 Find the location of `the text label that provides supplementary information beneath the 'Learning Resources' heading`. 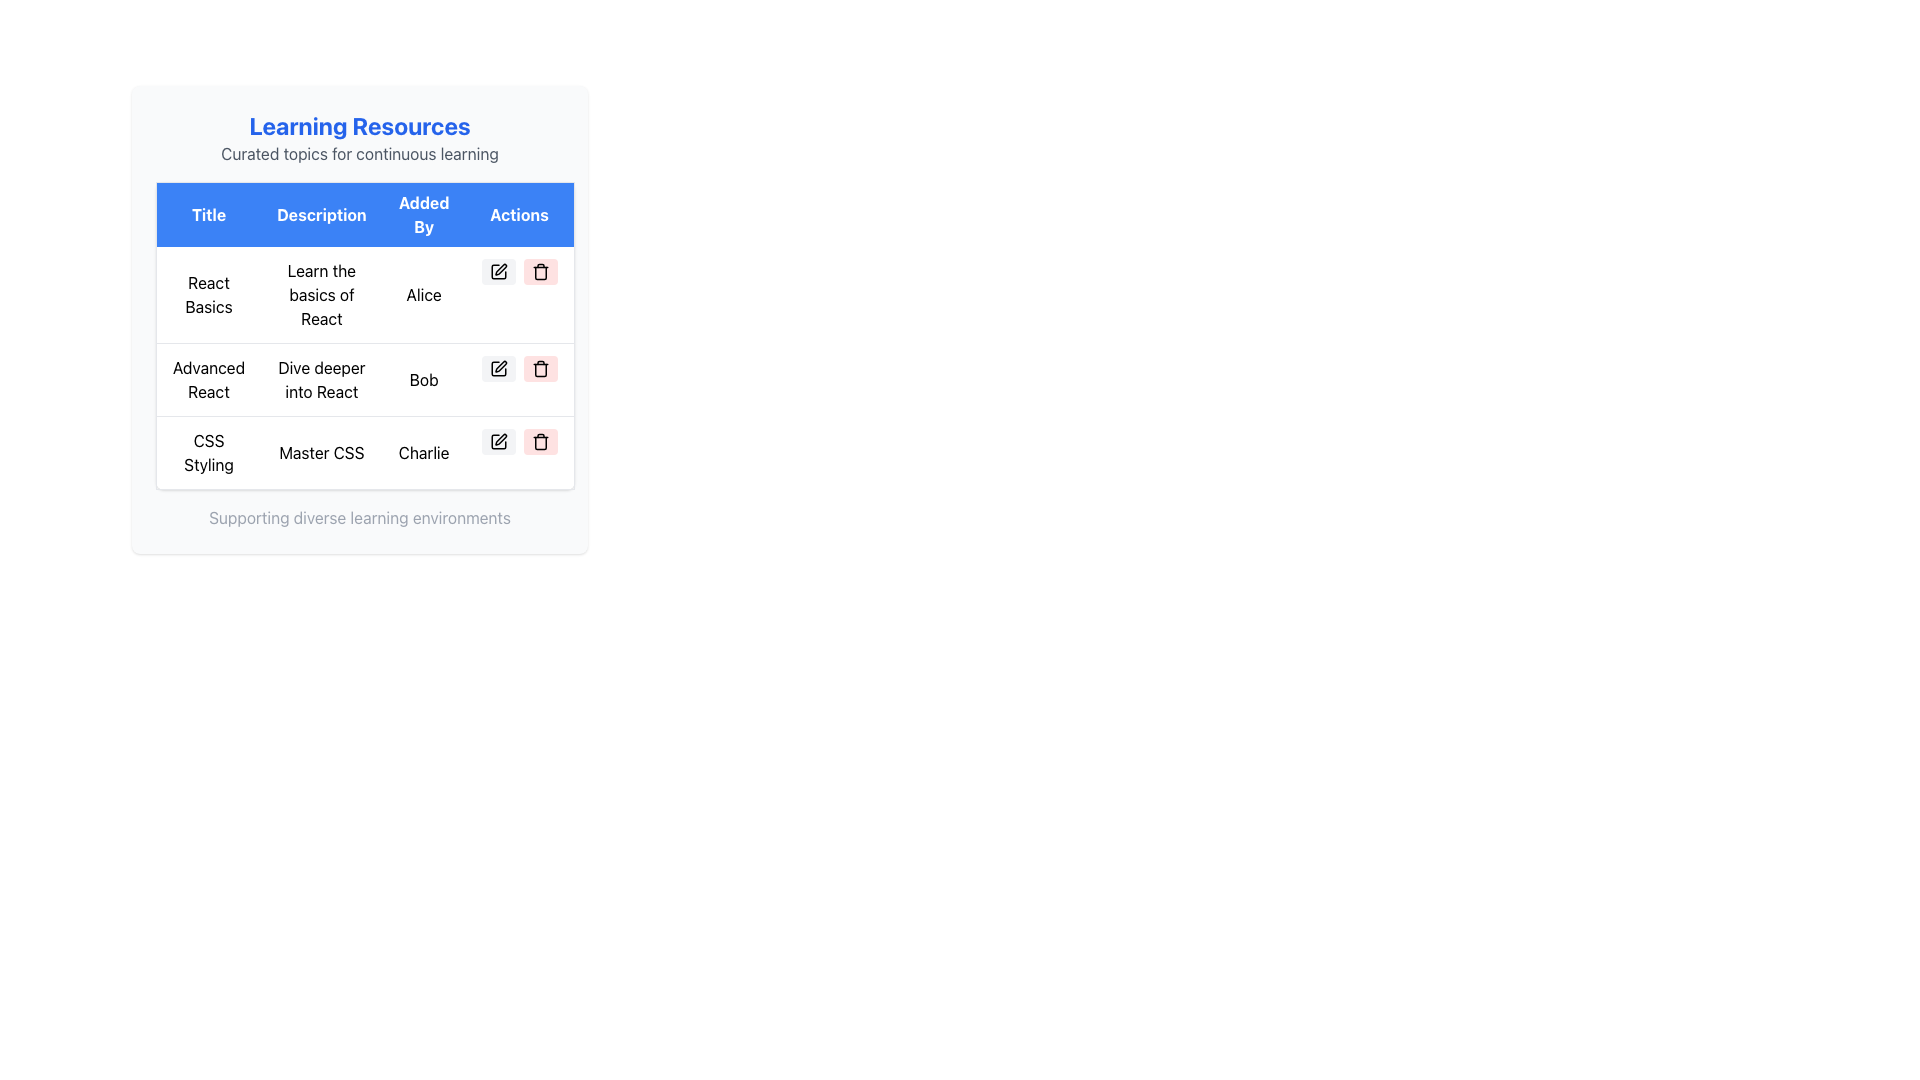

the text label that provides supplementary information beneath the 'Learning Resources' heading is located at coordinates (360, 153).